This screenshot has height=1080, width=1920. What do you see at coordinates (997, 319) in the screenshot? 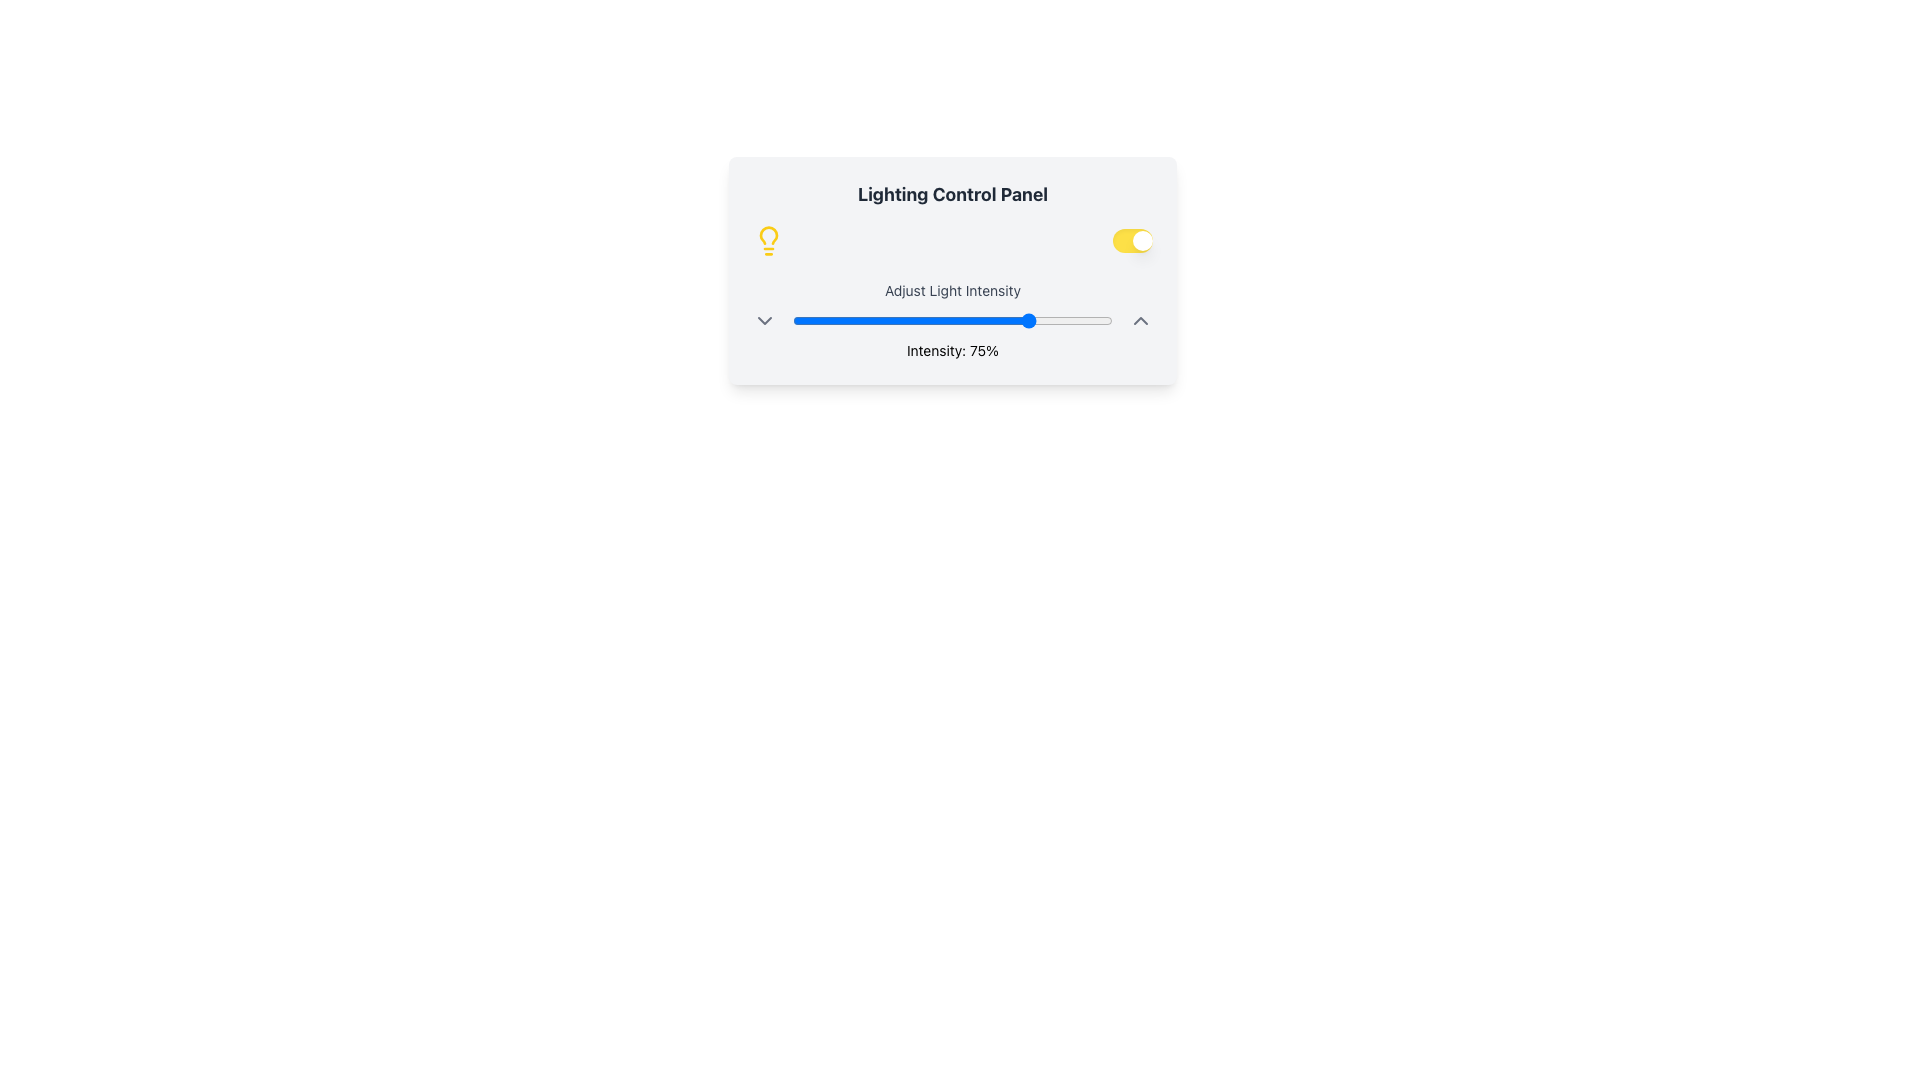
I see `the light intensity` at bounding box center [997, 319].